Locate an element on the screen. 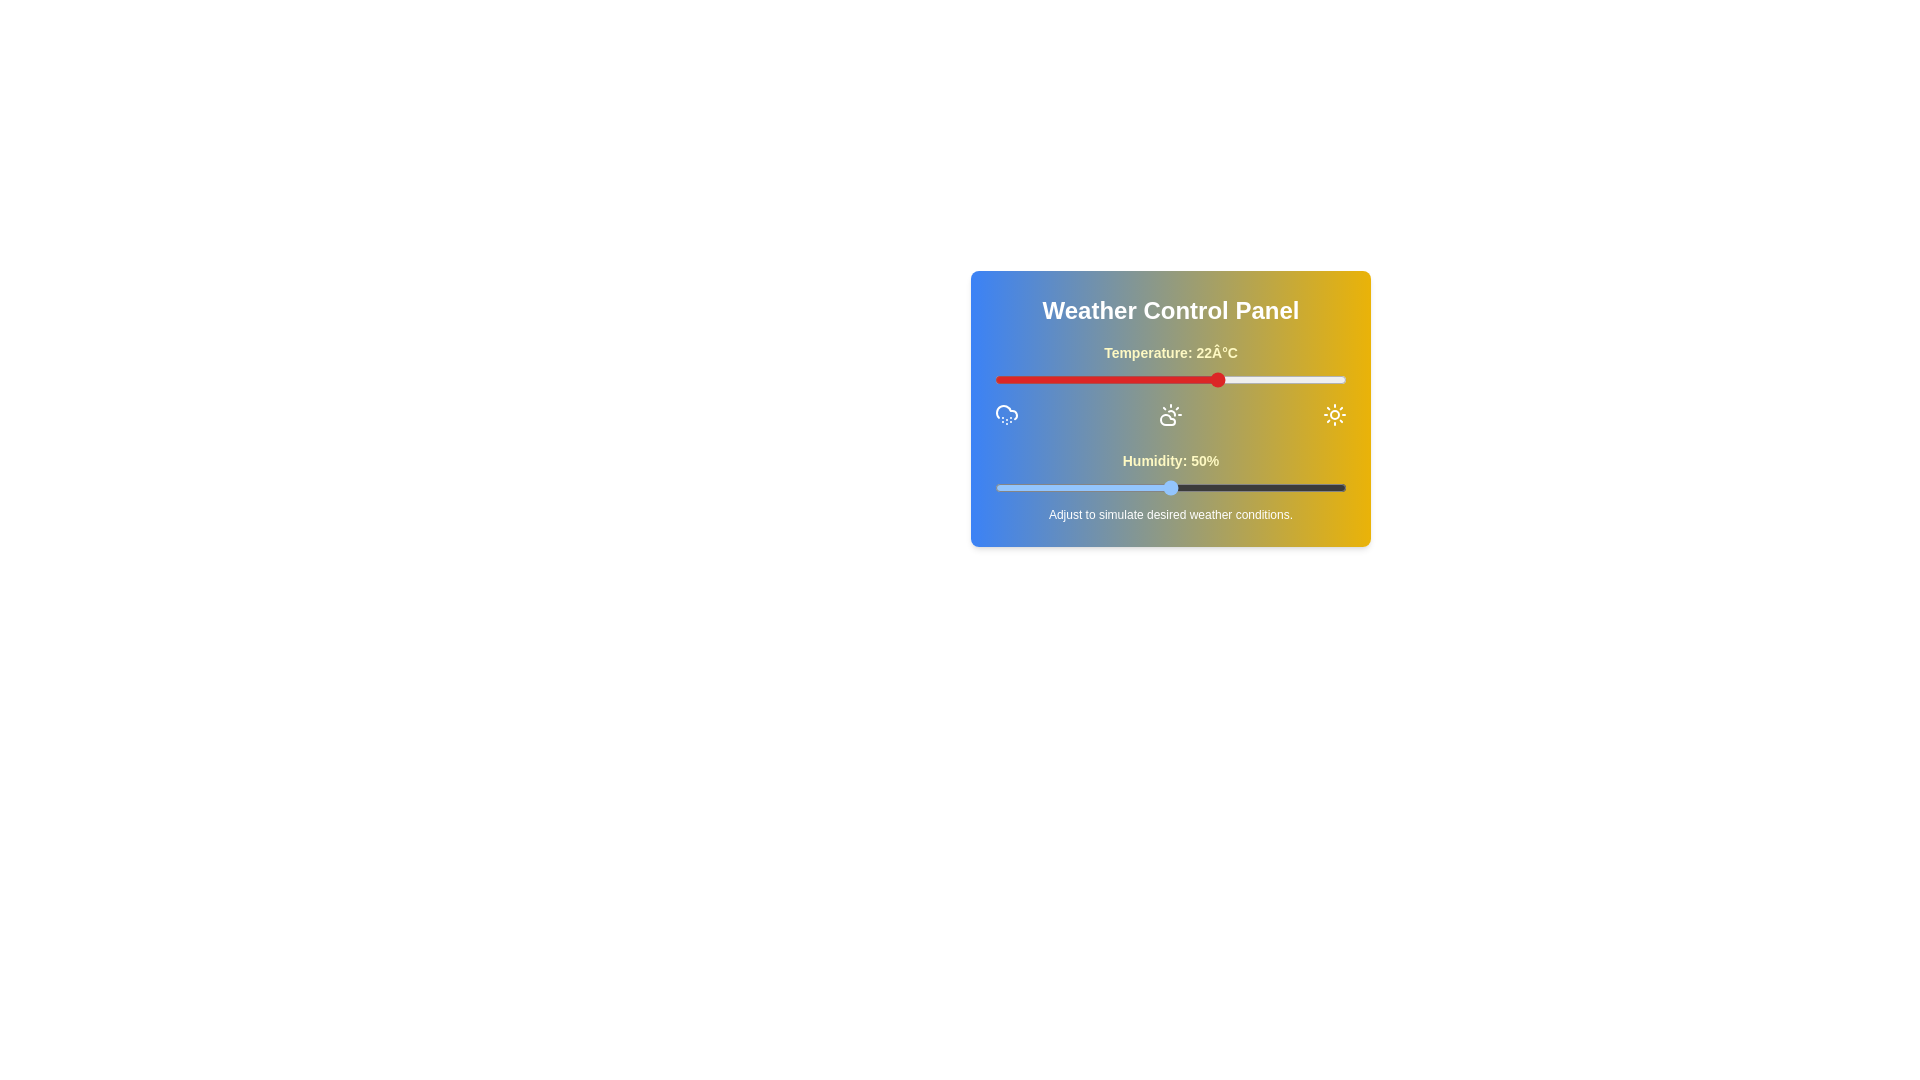 This screenshot has height=1080, width=1920. the text label displaying 'Humidity: 50%' in a bold, small font, which is located above a range slider in the 'Weather Control Panel' is located at coordinates (1171, 461).